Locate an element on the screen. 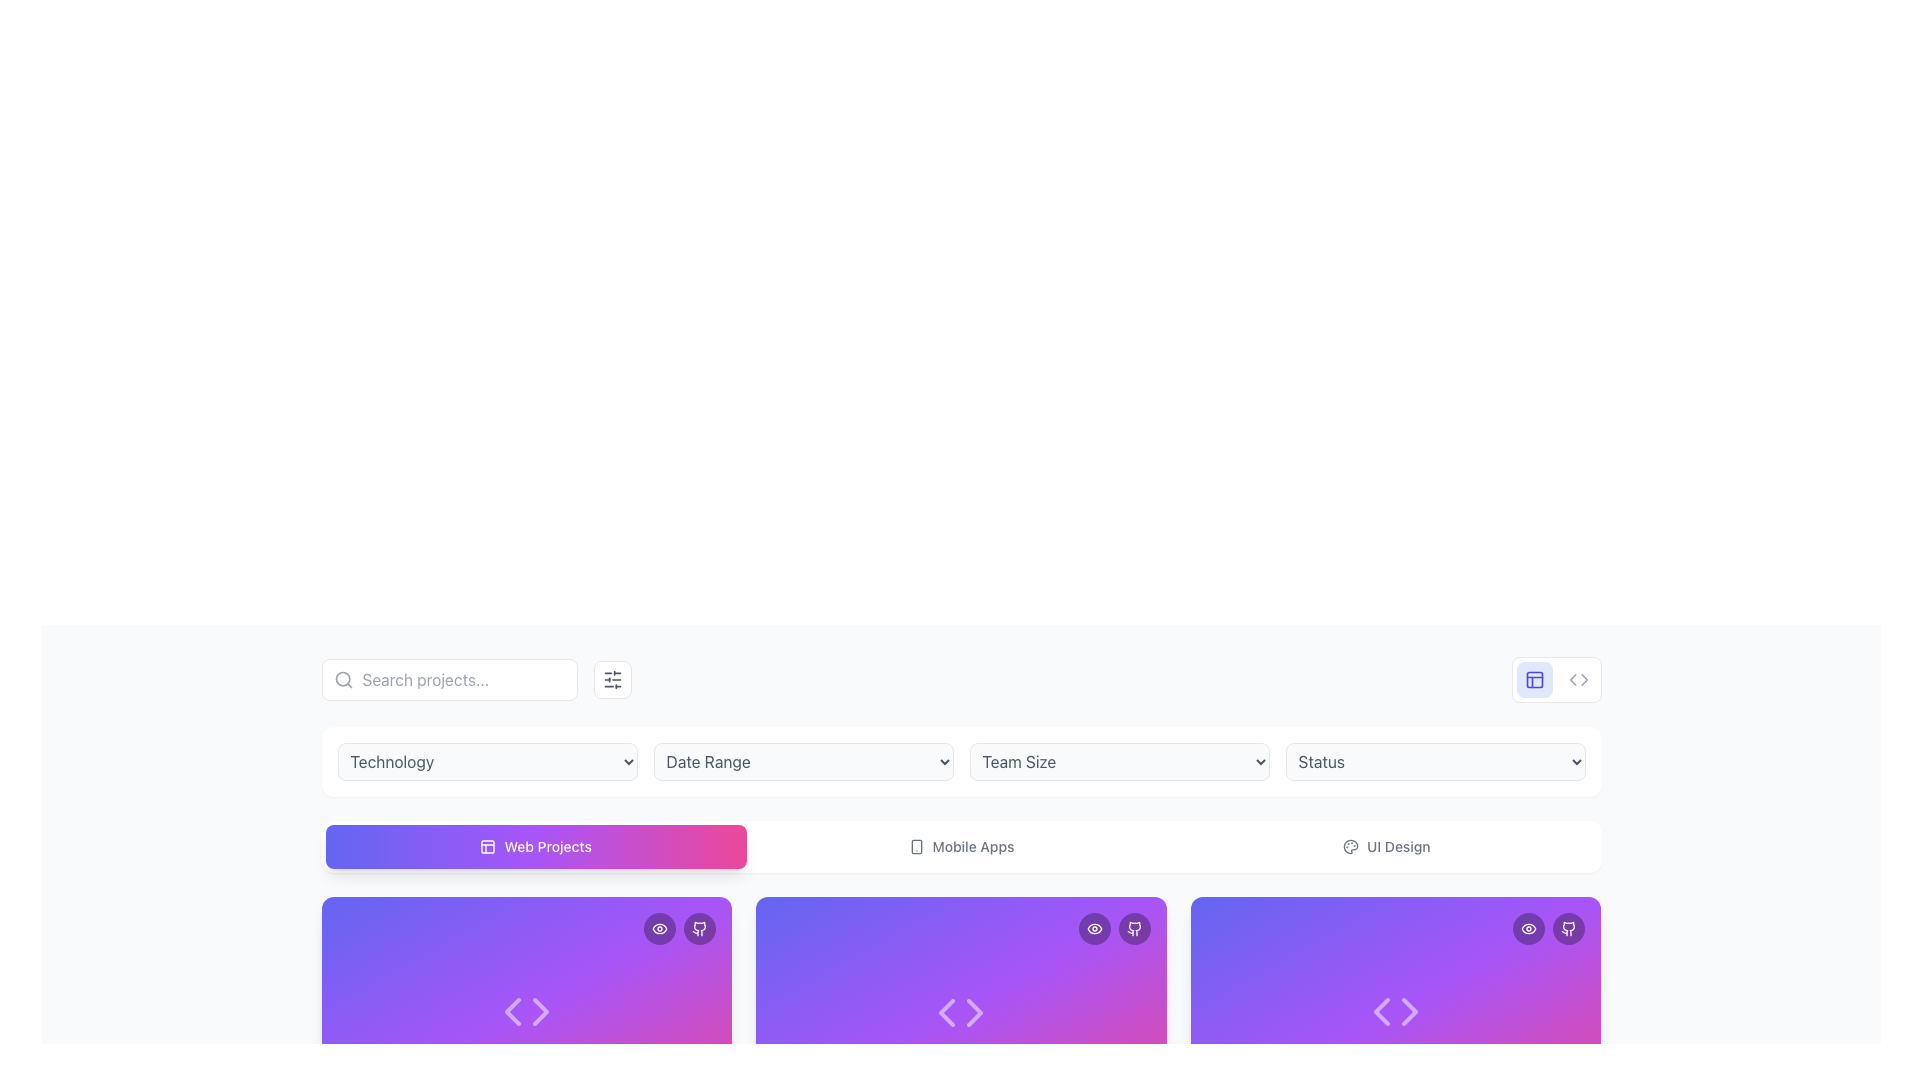  the code-related icon button located in the bottom-right corner of the upper section of the interface is located at coordinates (1577, 678).